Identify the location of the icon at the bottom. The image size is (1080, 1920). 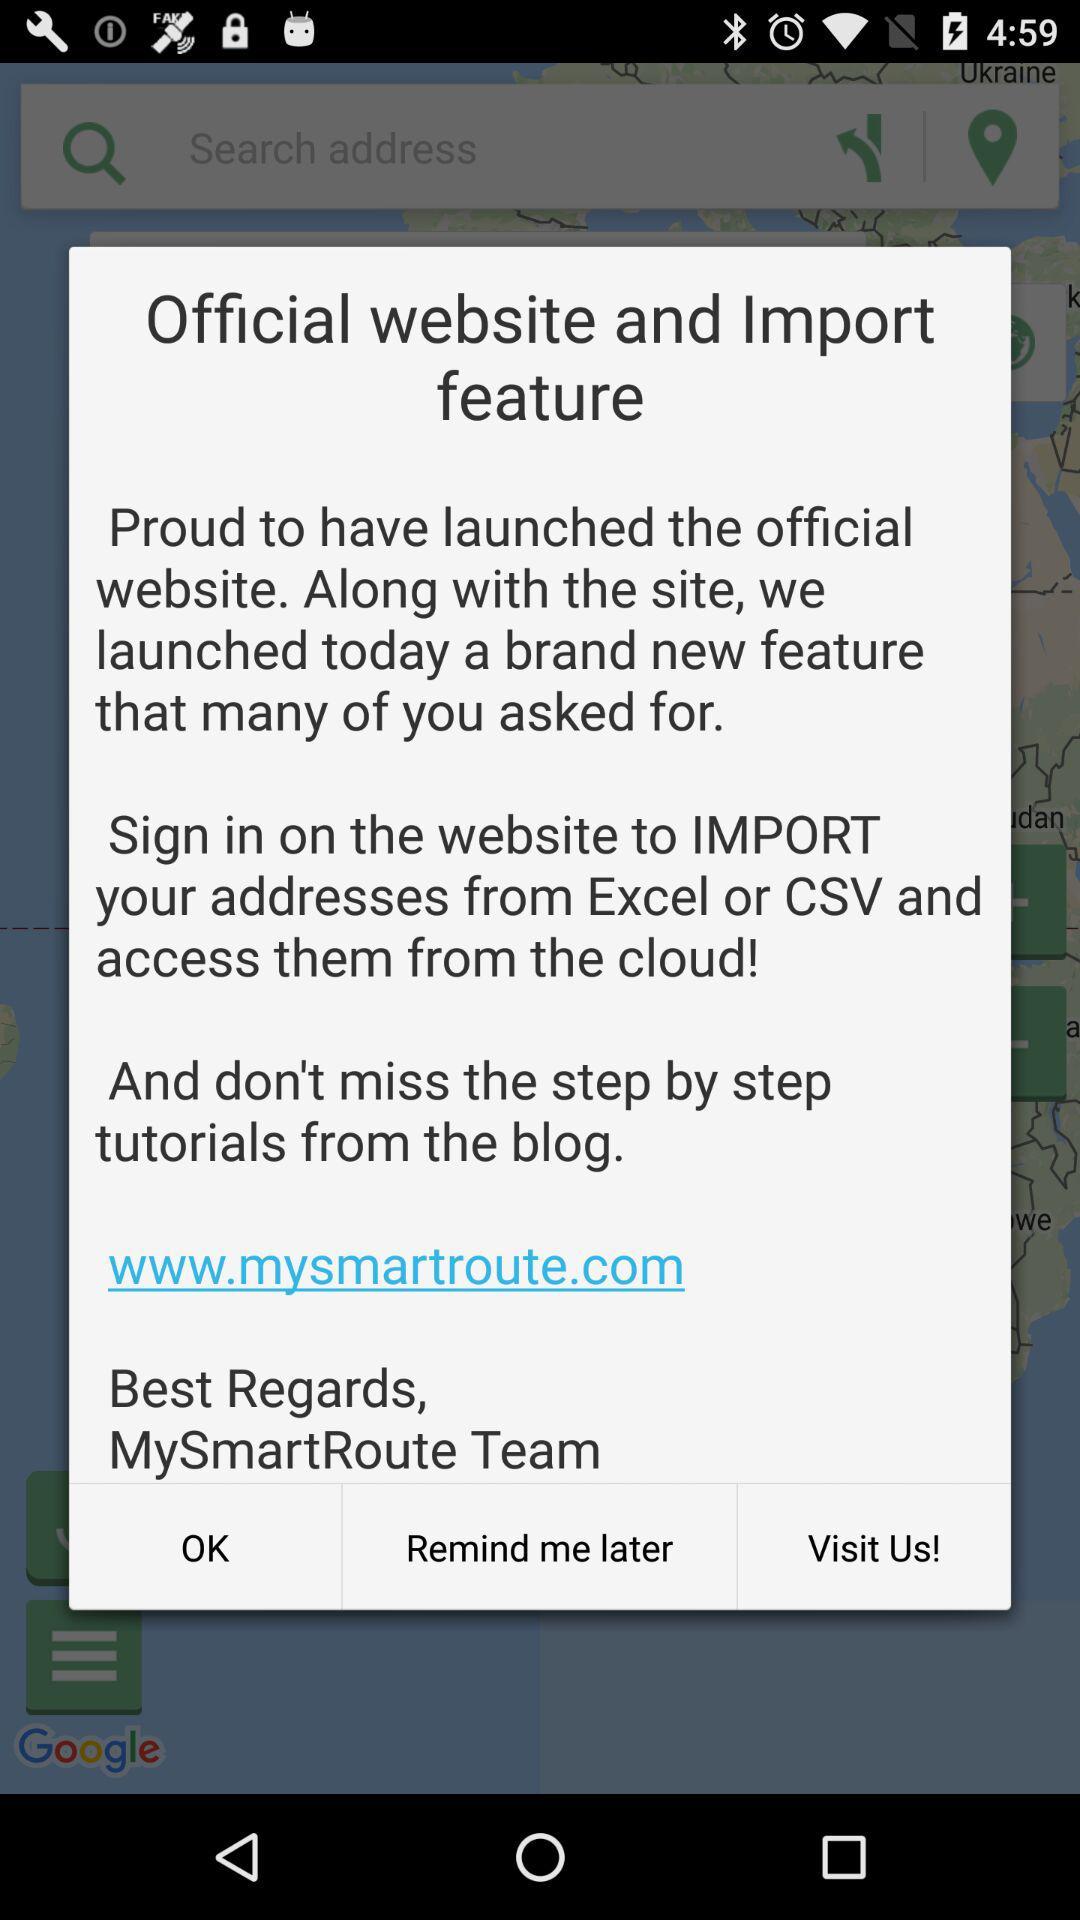
(538, 1546).